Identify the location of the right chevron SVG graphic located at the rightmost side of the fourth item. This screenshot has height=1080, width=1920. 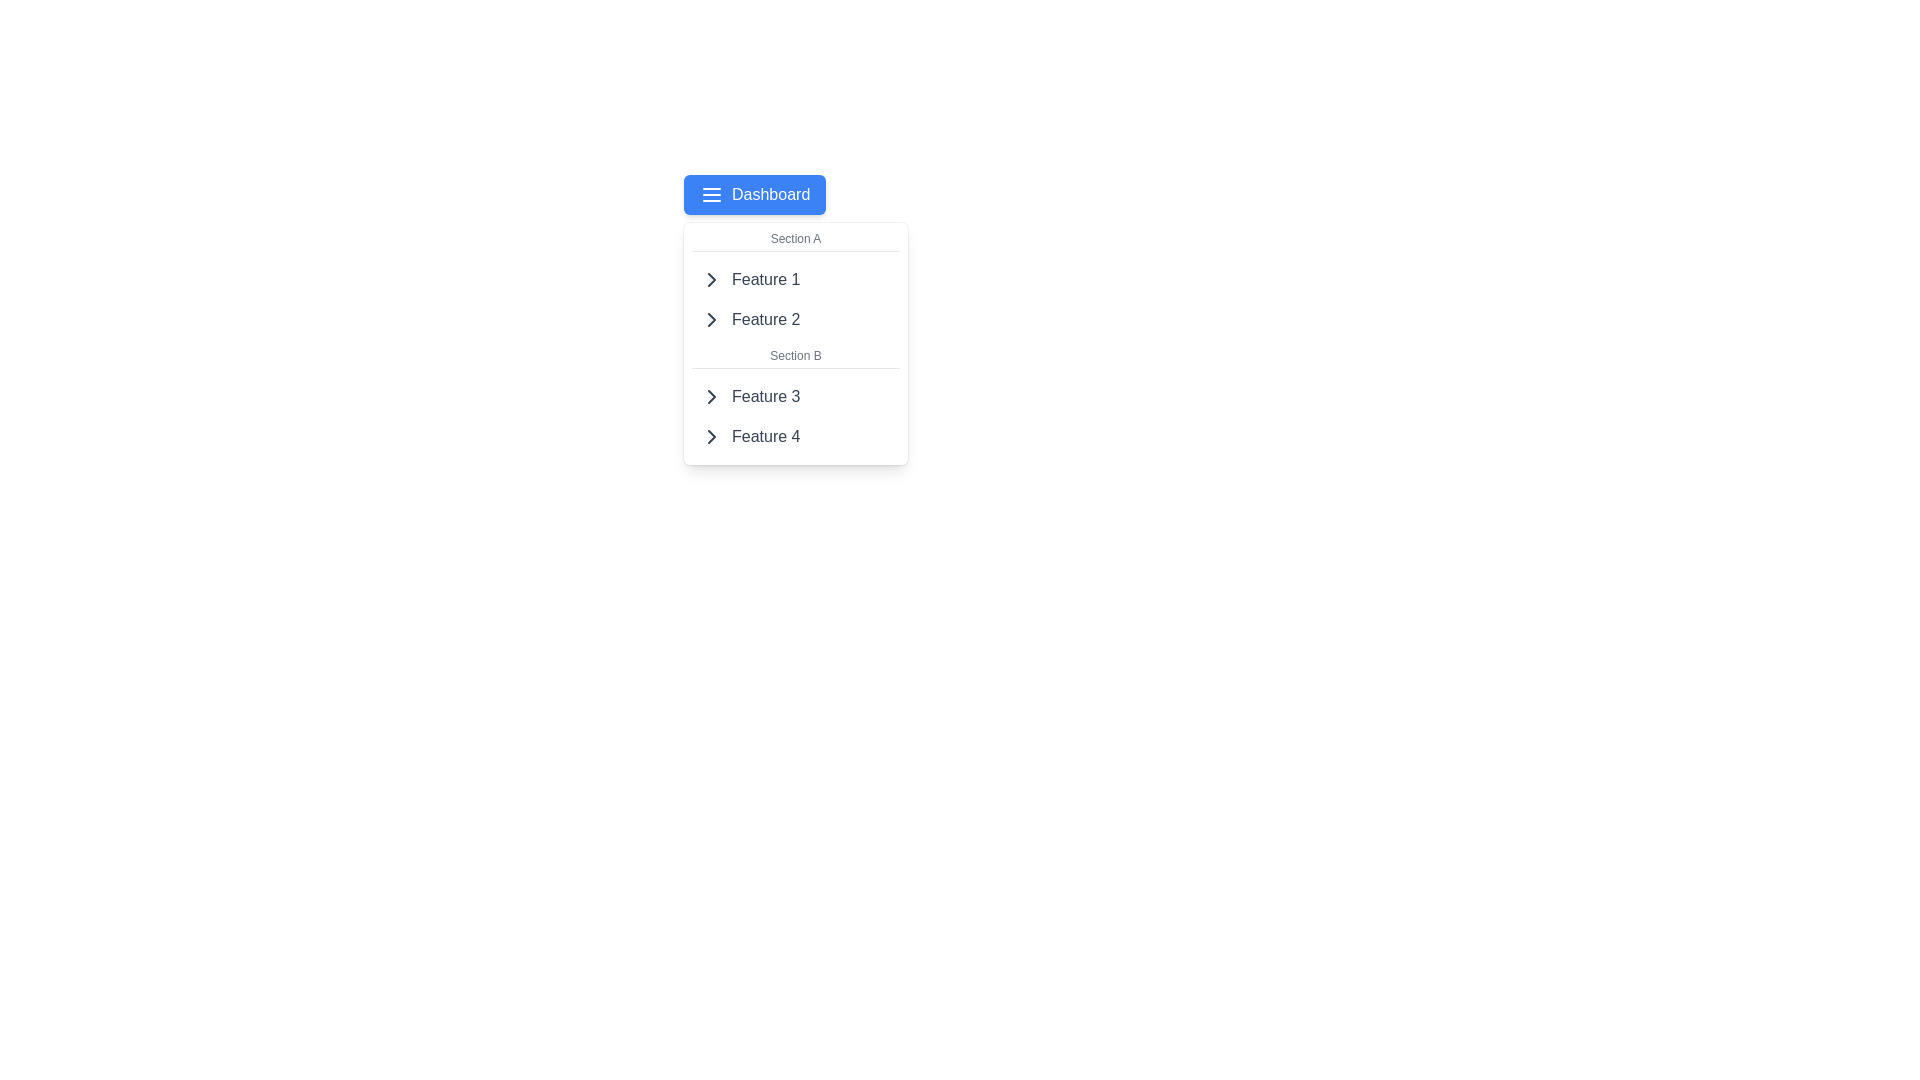
(711, 435).